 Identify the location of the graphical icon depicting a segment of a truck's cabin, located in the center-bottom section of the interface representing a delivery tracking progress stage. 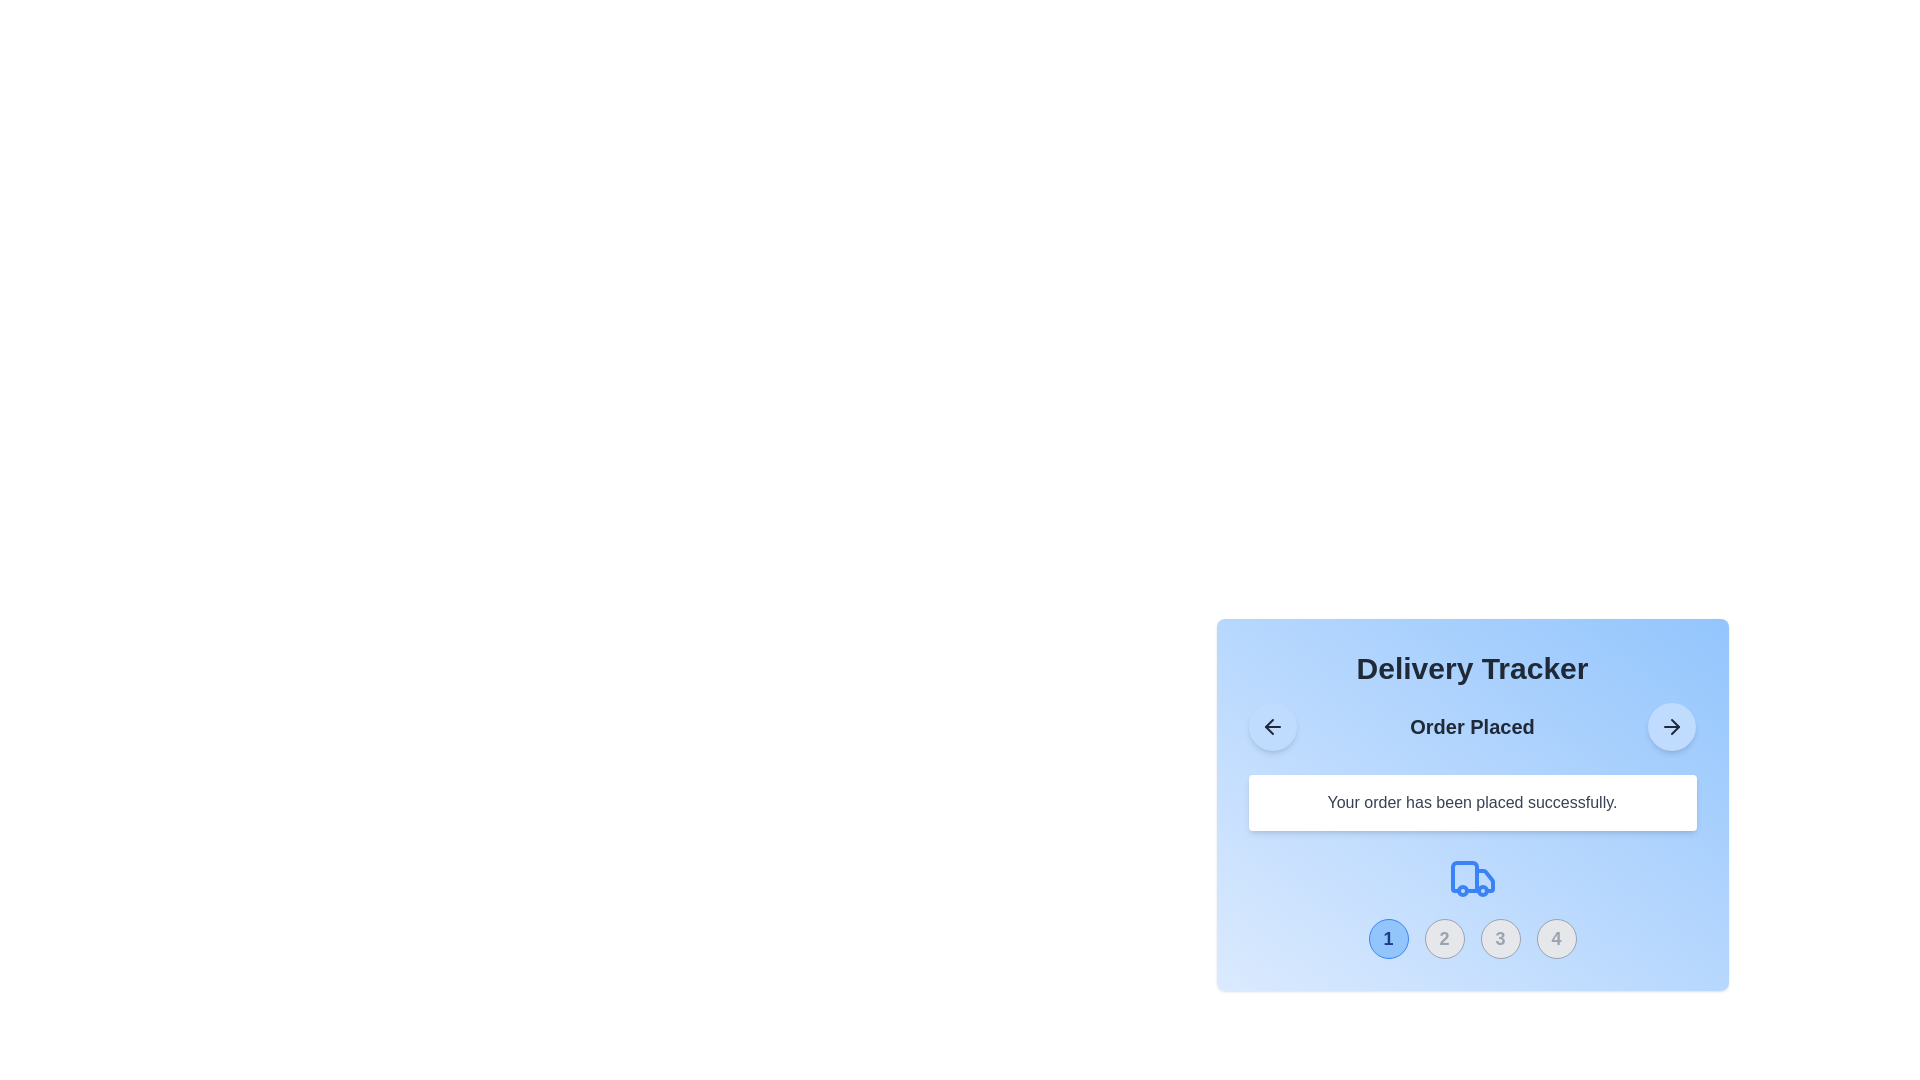
(1464, 875).